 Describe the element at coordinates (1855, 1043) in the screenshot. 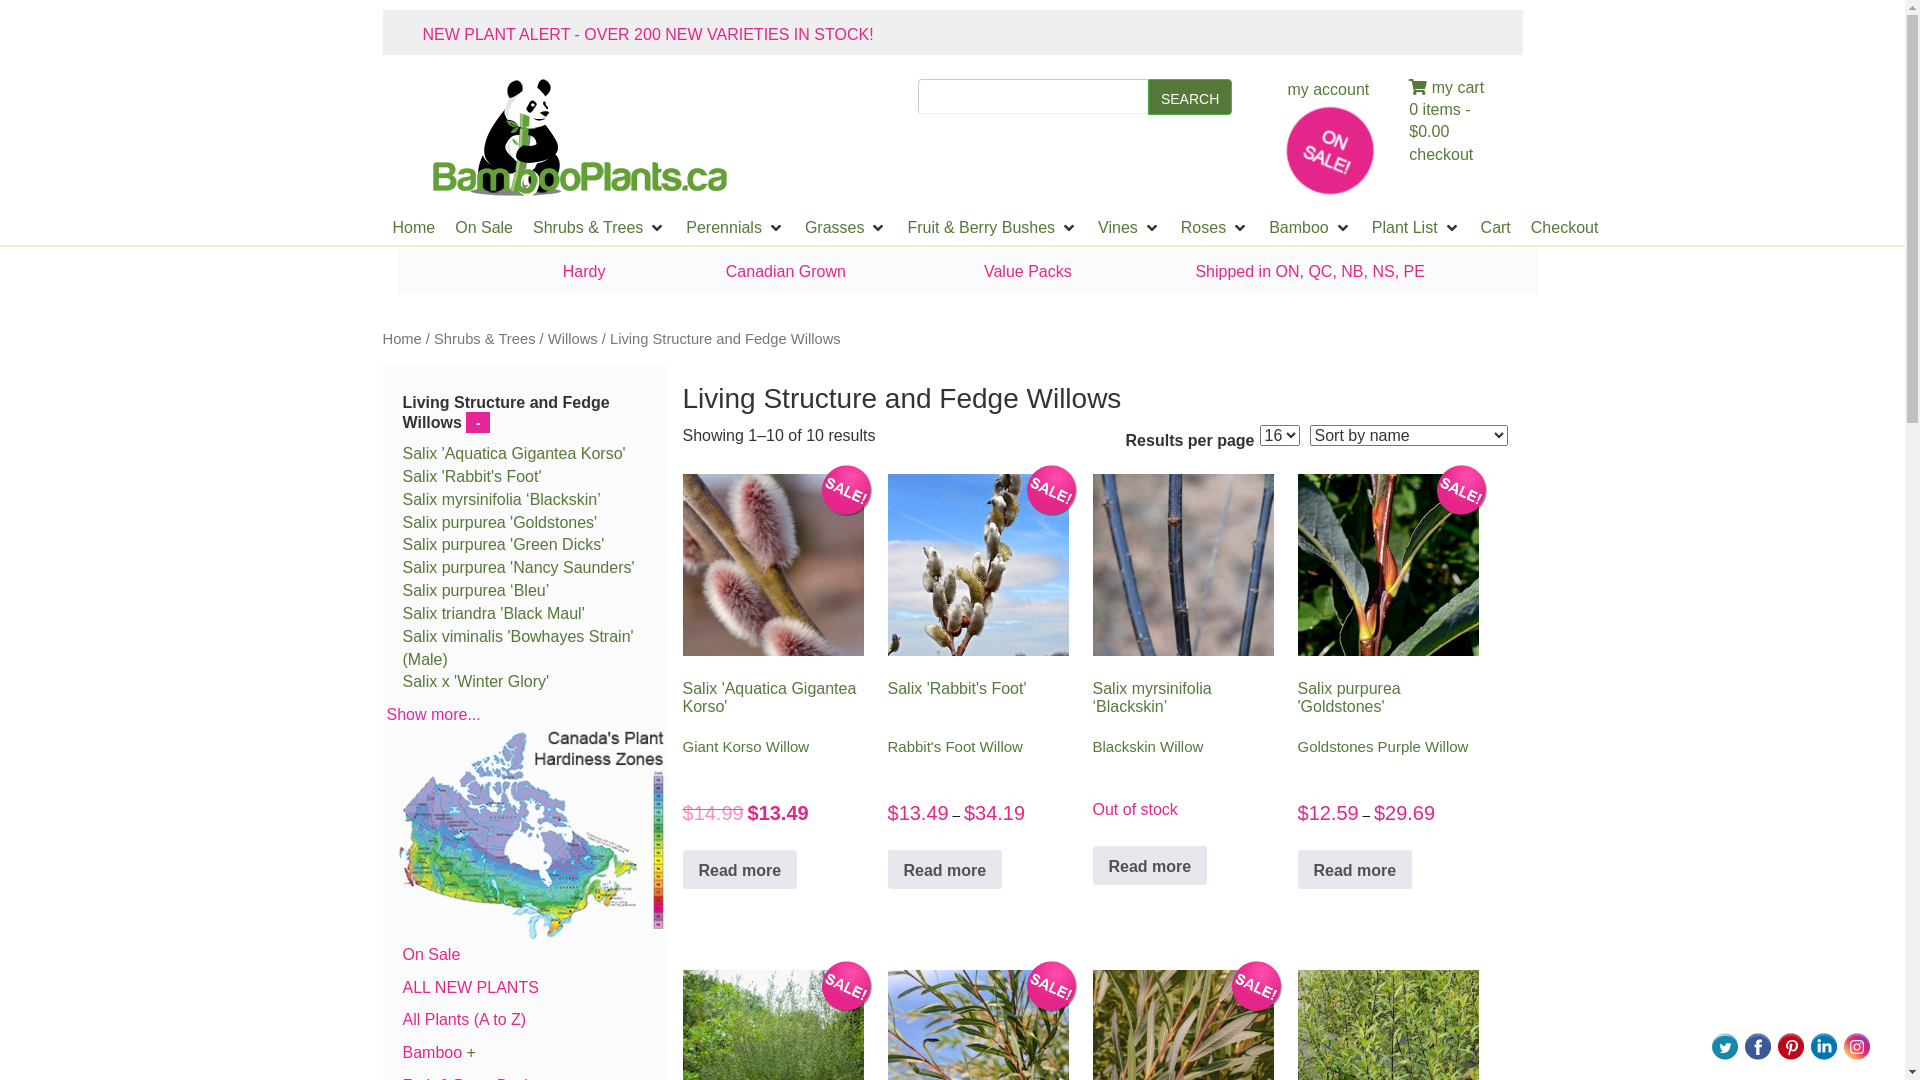

I see `'Visit Us On Instagram'` at that location.